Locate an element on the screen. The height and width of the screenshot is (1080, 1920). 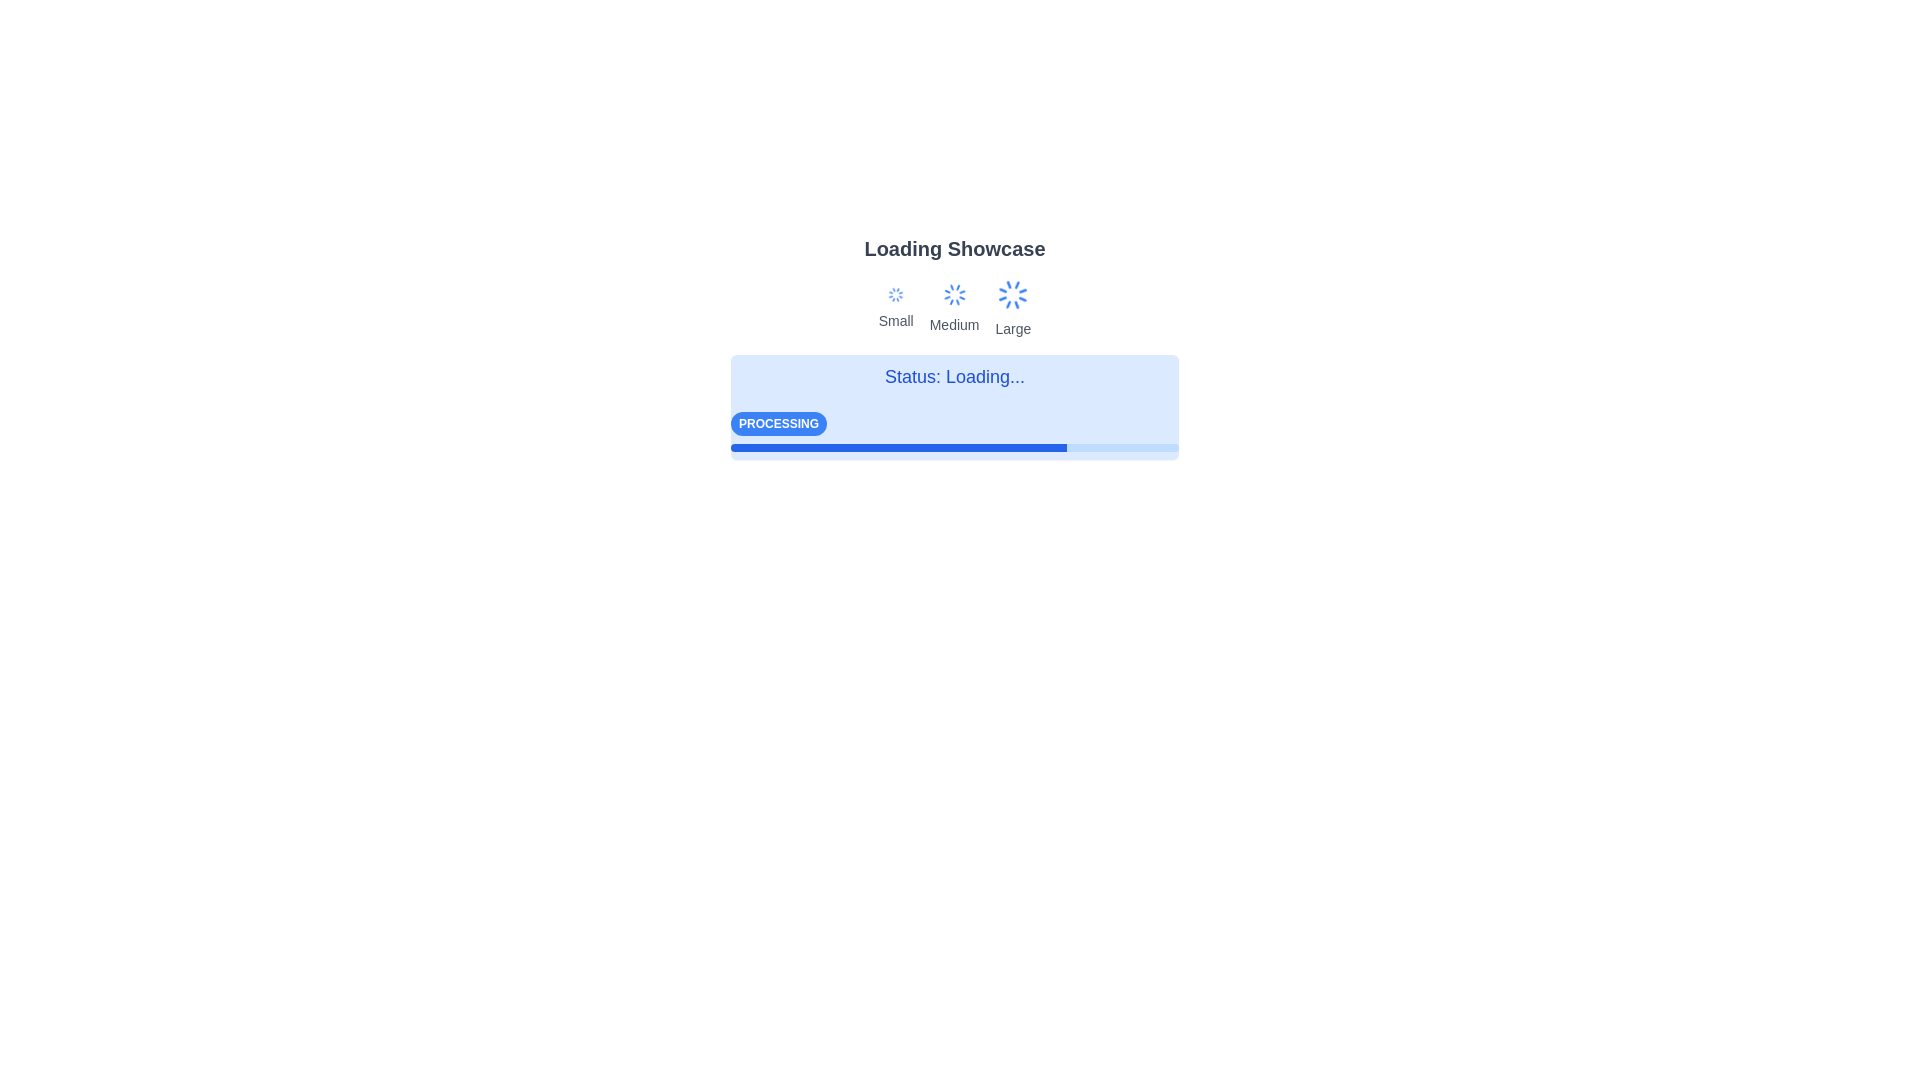
the Loading spinner icon, which is the leftmost among three loader icons in a horizontal row labeled Small, Medium, and Large, located above the text Small is located at coordinates (895, 294).